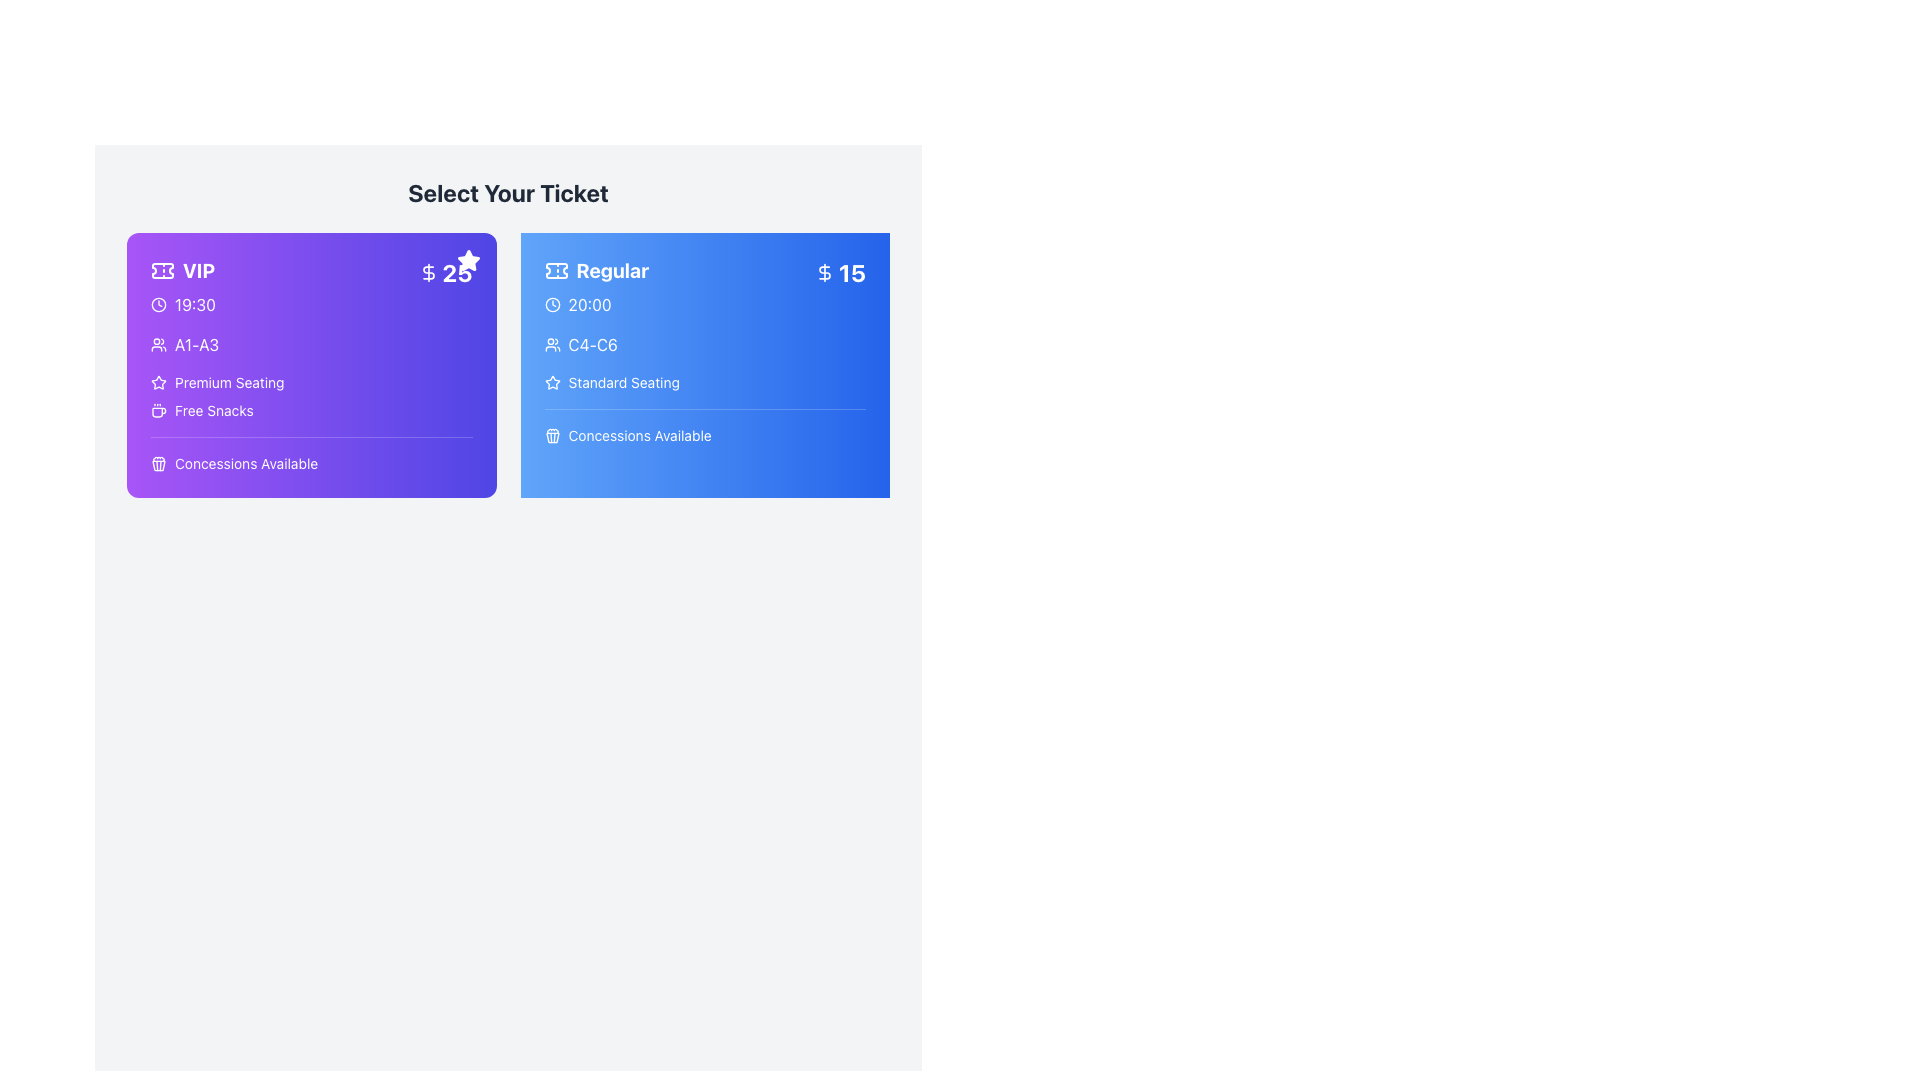  What do you see at coordinates (840, 273) in the screenshot?
I see `price information displayed on the label indicating the cost of the 'Regular' ticket, which is located in the top-right corner of the blue card layout` at bounding box center [840, 273].